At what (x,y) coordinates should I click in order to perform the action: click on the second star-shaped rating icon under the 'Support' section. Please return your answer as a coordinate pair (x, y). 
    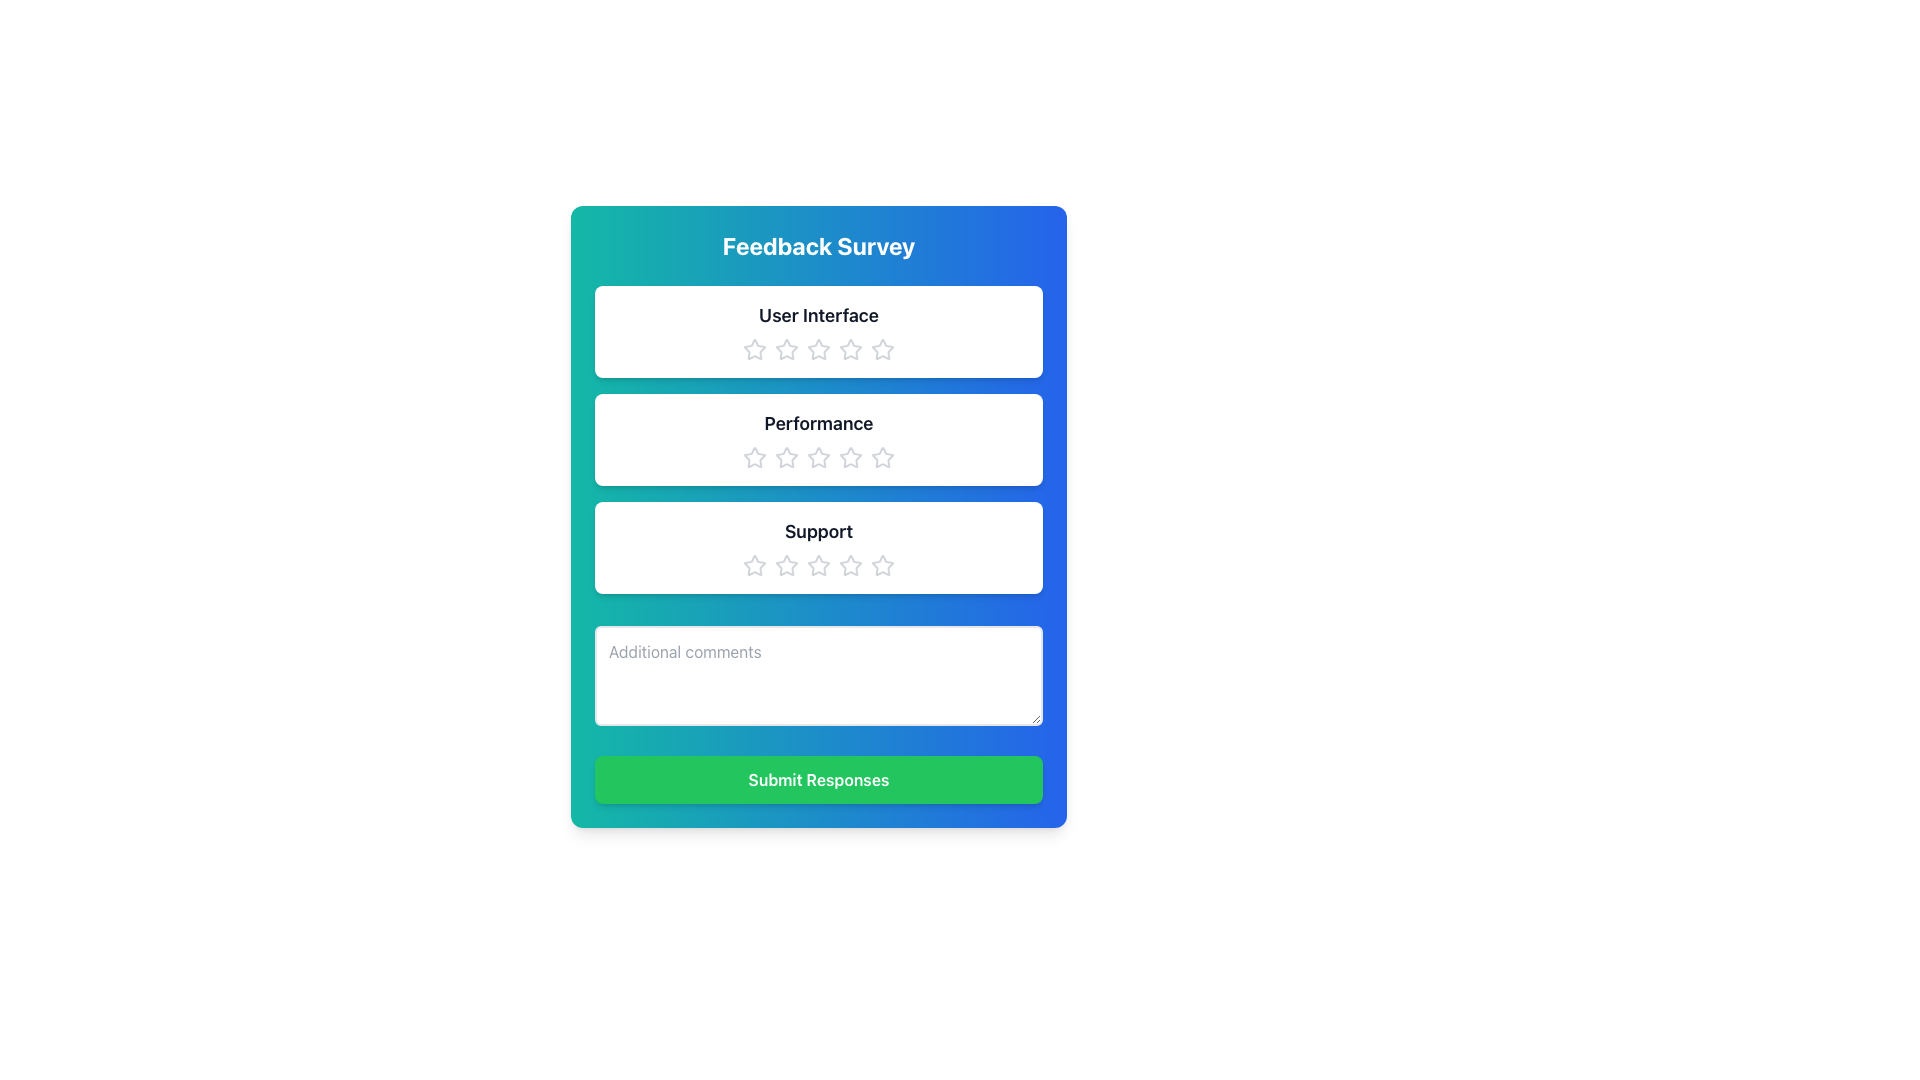
    Looking at the image, I should click on (753, 566).